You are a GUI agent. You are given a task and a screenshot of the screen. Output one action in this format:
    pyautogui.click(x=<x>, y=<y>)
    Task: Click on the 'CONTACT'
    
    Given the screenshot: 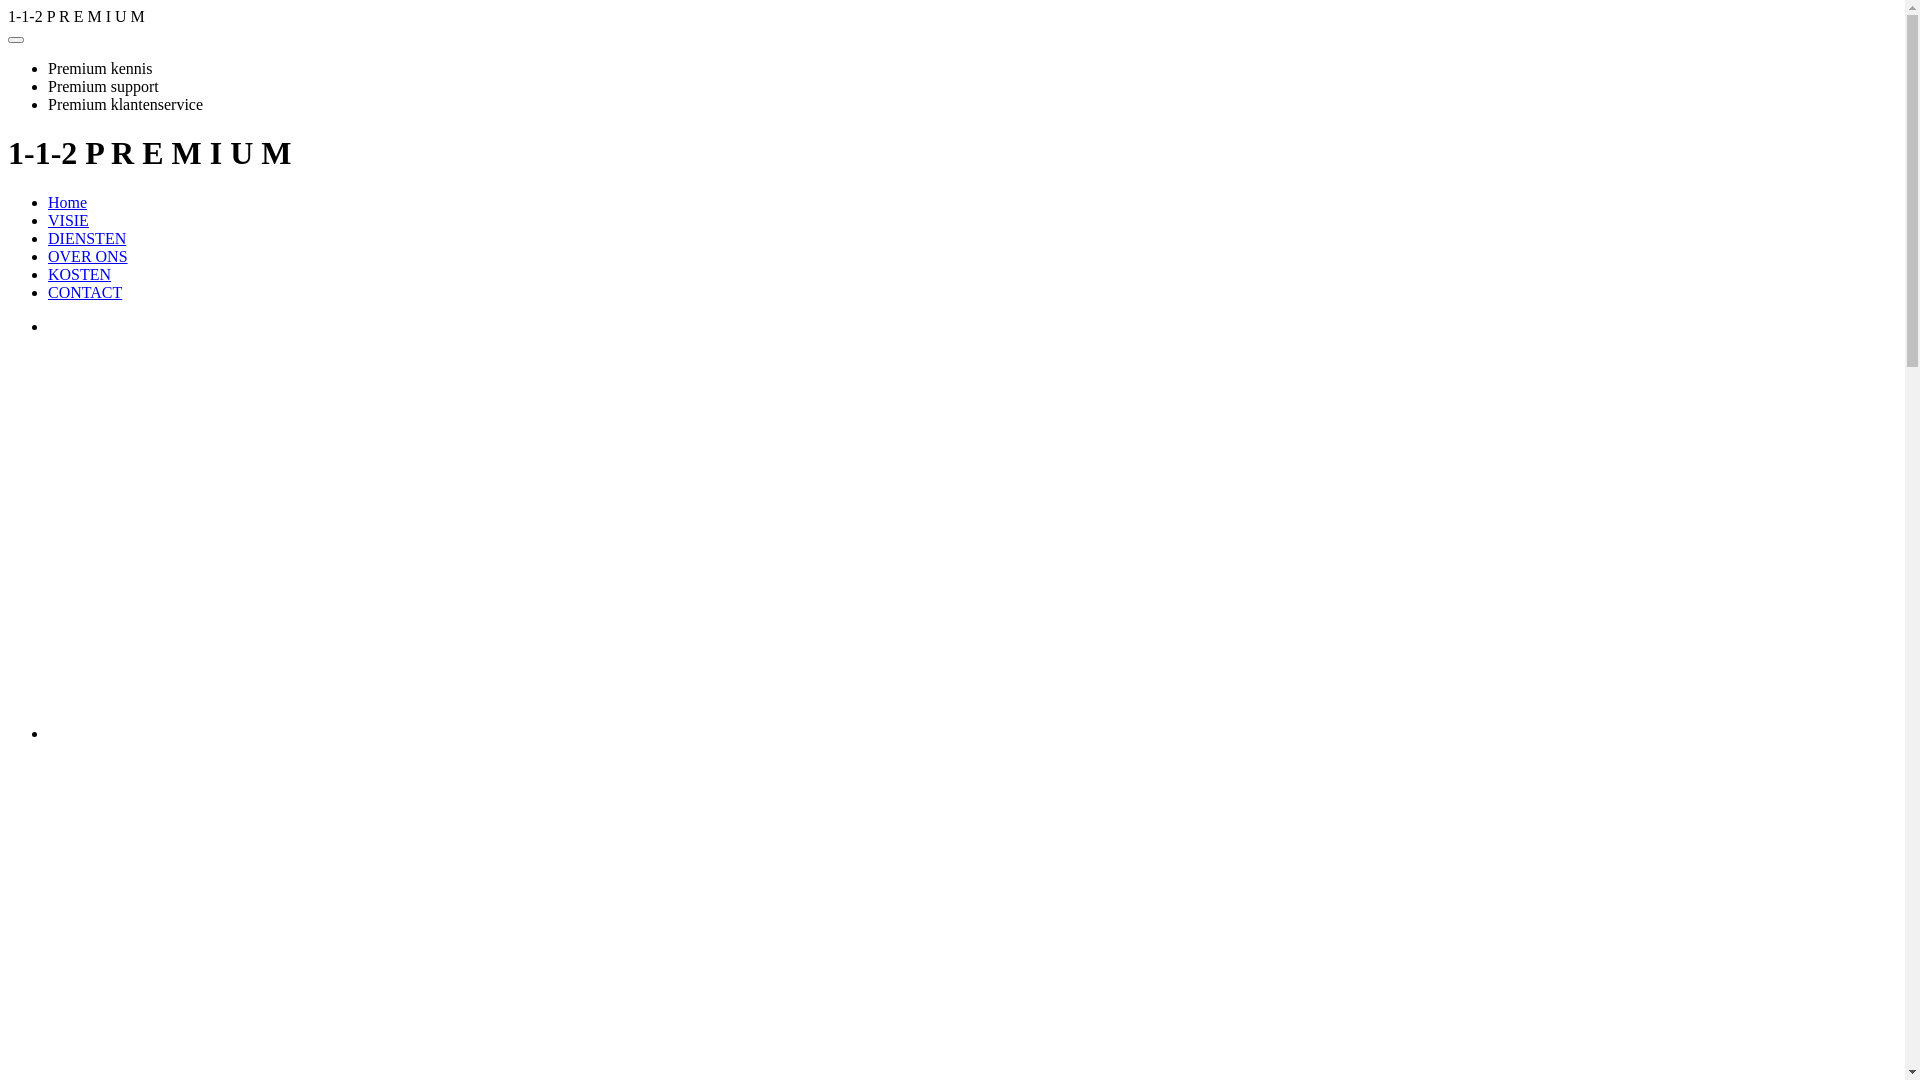 What is the action you would take?
    pyautogui.click(x=84, y=292)
    